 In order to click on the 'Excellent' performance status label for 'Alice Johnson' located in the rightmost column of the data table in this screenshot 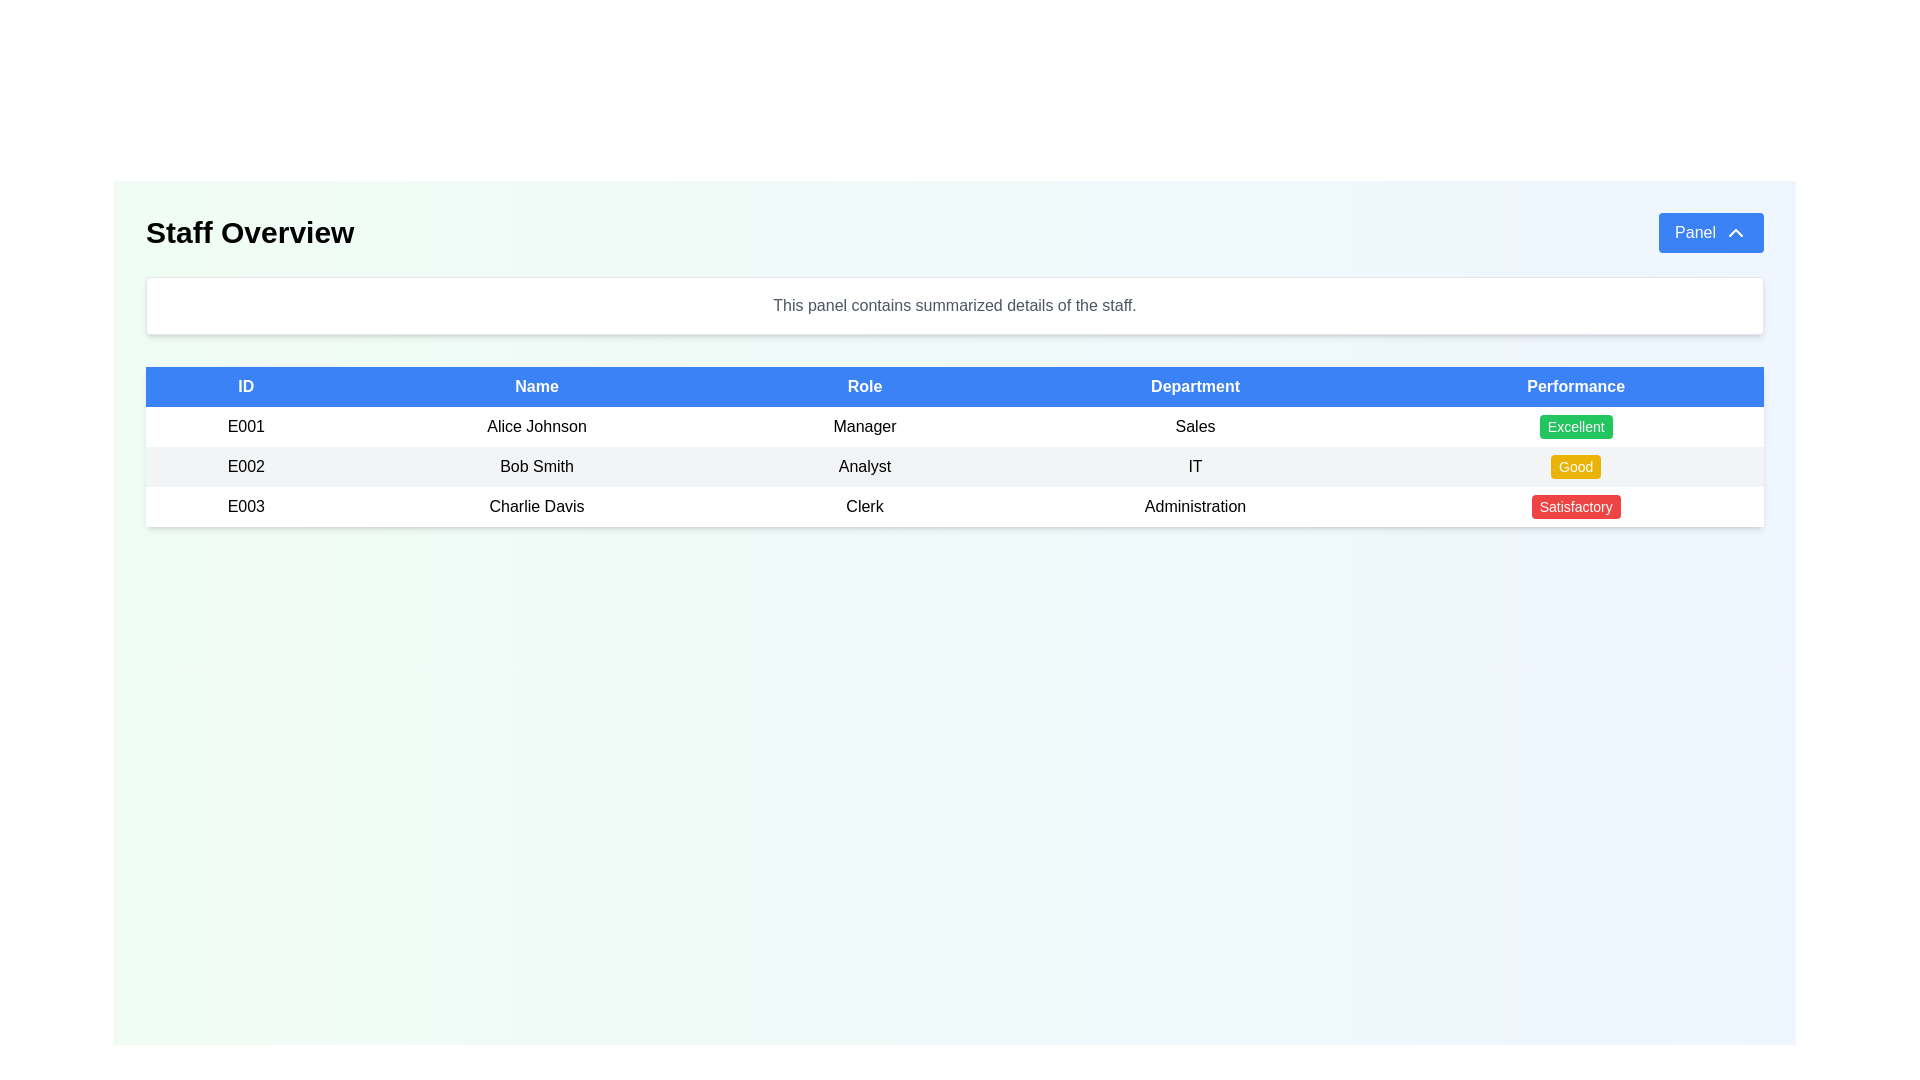, I will do `click(1575, 426)`.